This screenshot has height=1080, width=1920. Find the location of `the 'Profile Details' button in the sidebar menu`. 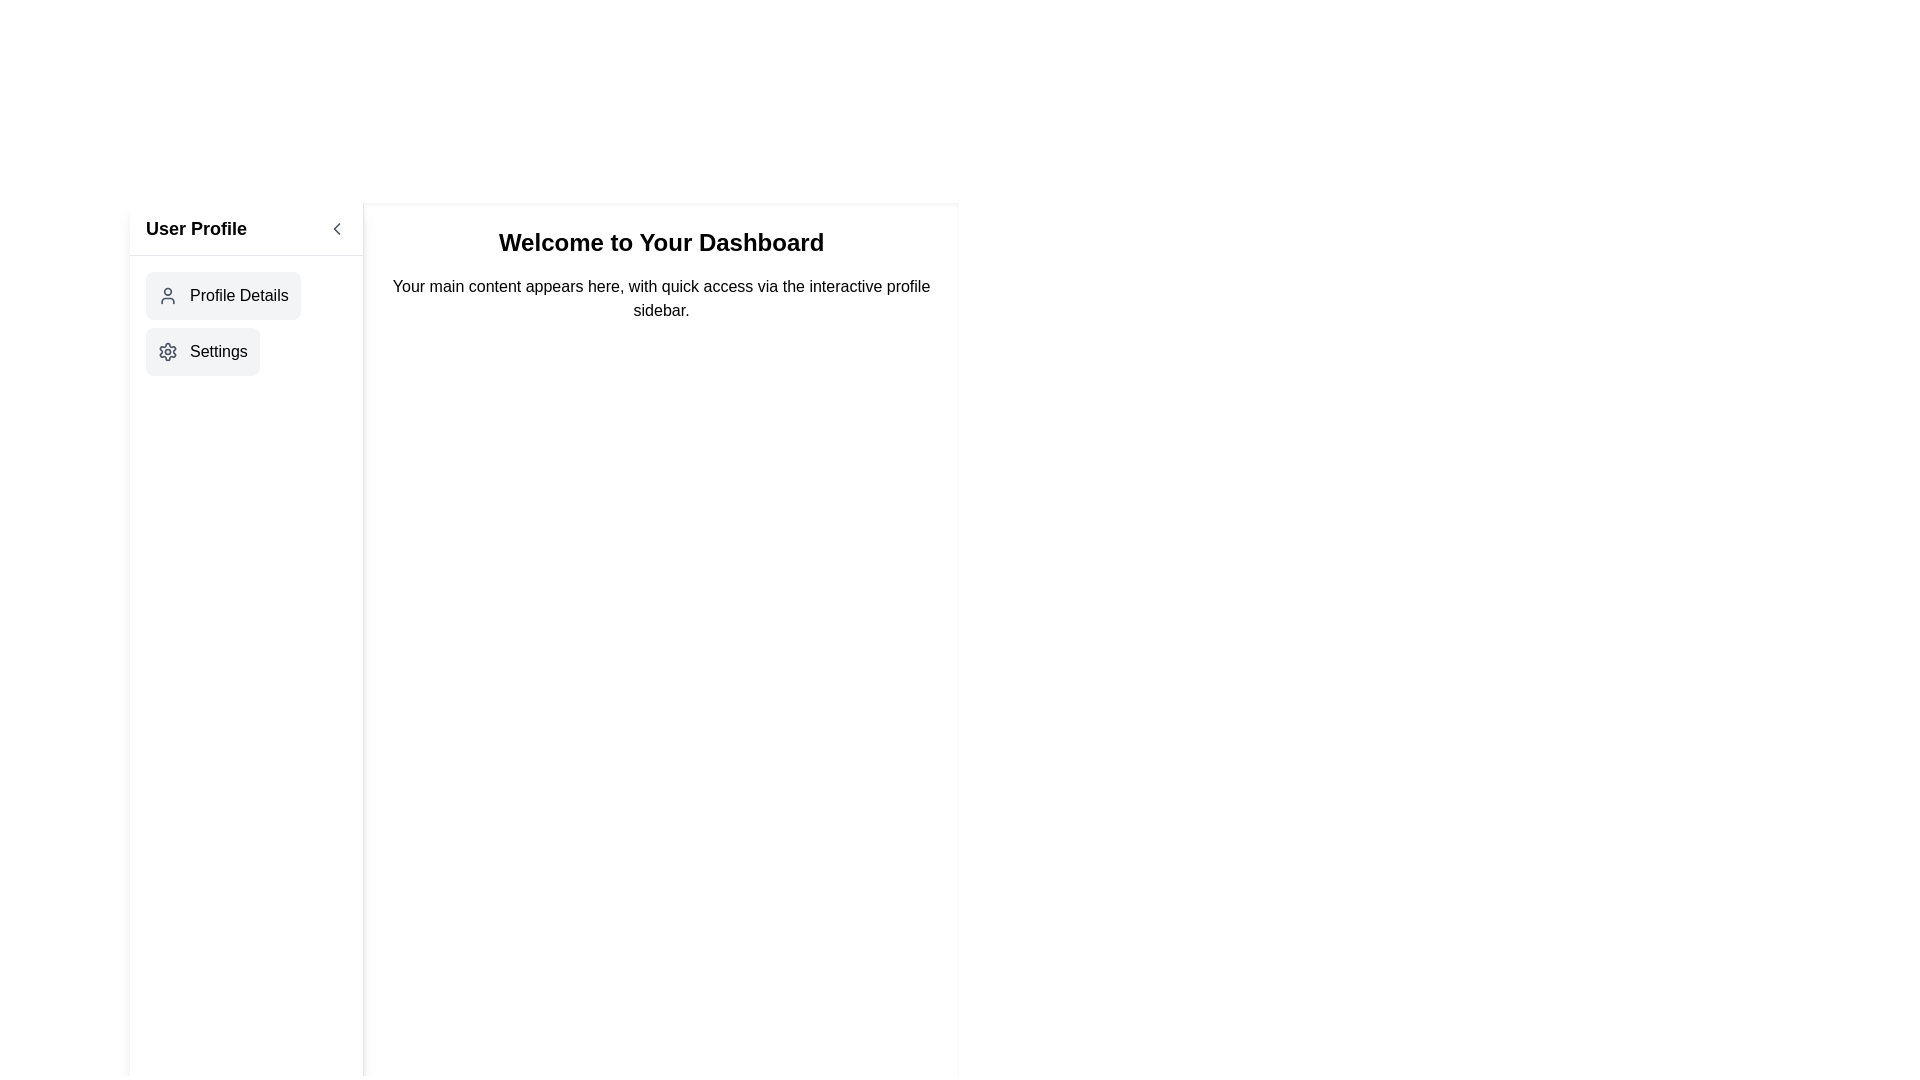

the 'Profile Details' button in the sidebar menu is located at coordinates (223, 296).